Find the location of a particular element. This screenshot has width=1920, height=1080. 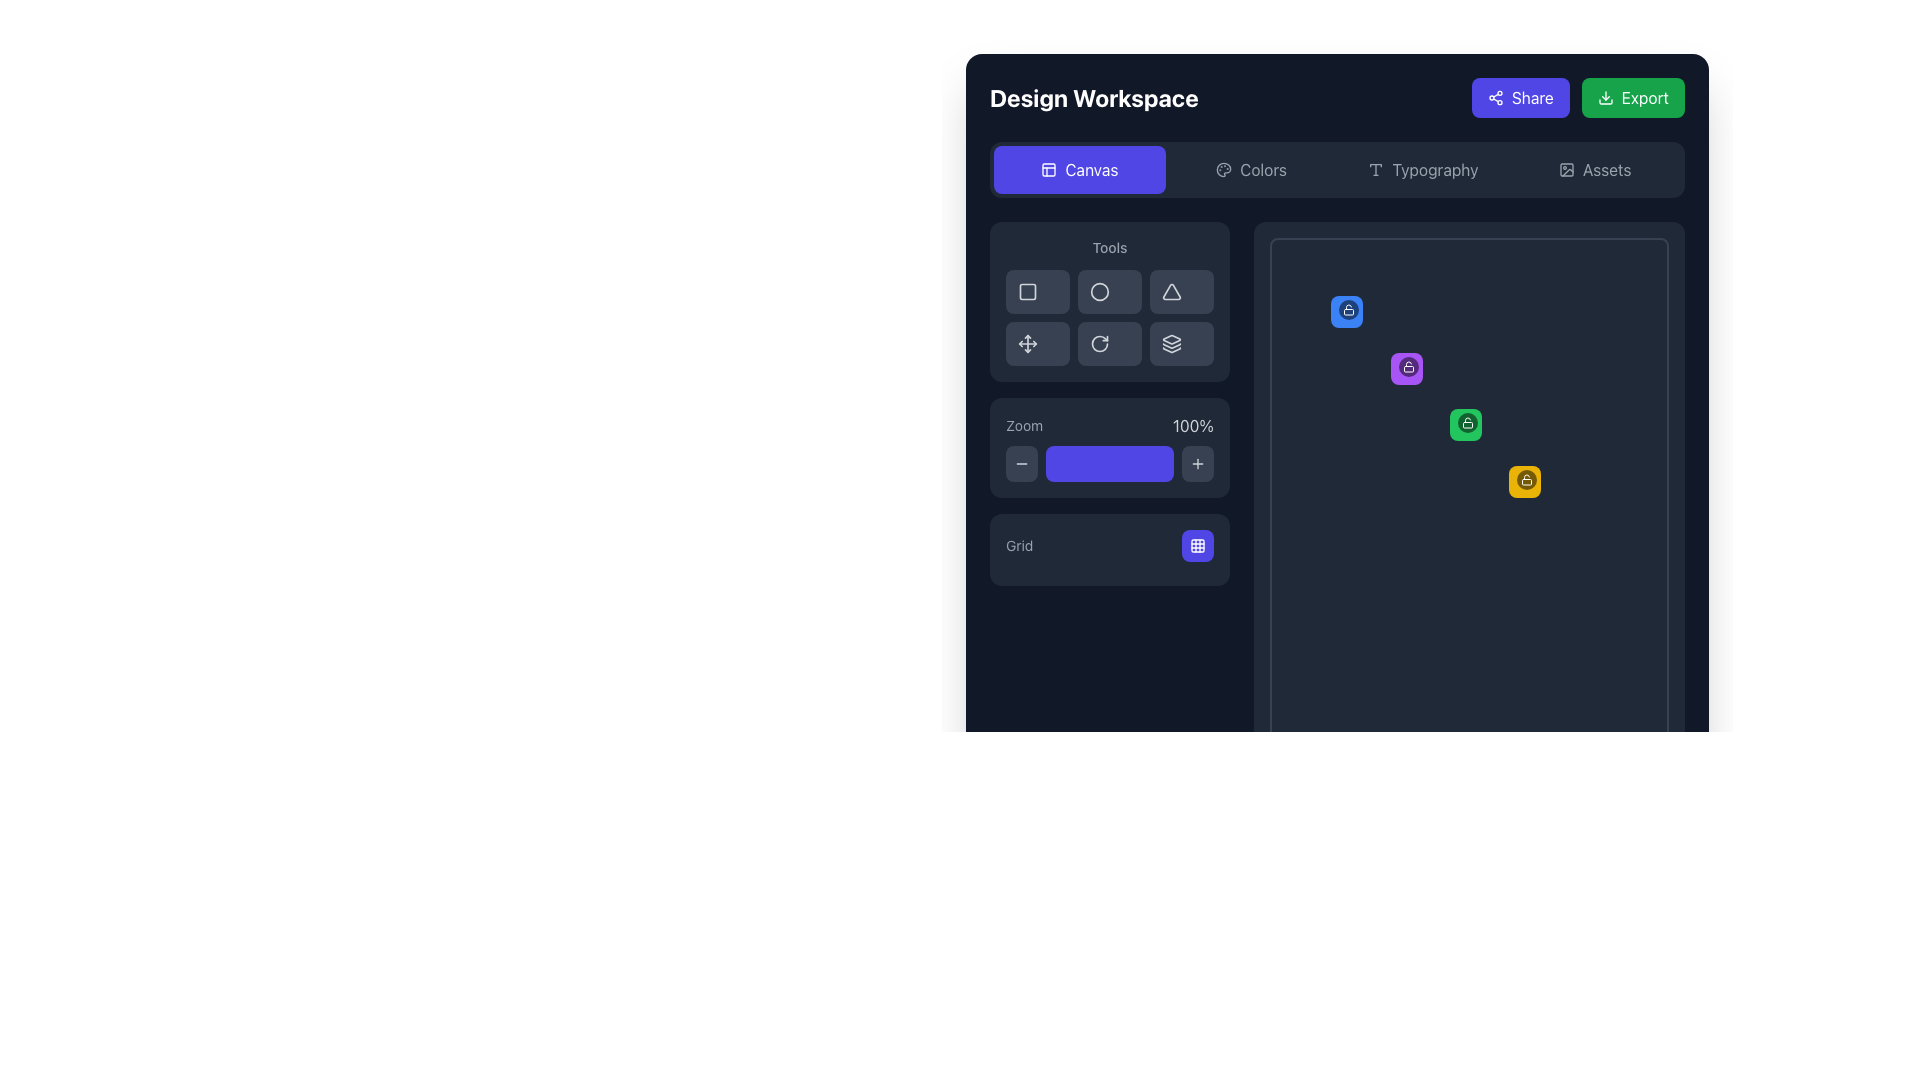

the 'Grid' label, which is styled in small, gray text and located to the left of the selectable grid view button in the zoom control section of the interface is located at coordinates (1019, 546).